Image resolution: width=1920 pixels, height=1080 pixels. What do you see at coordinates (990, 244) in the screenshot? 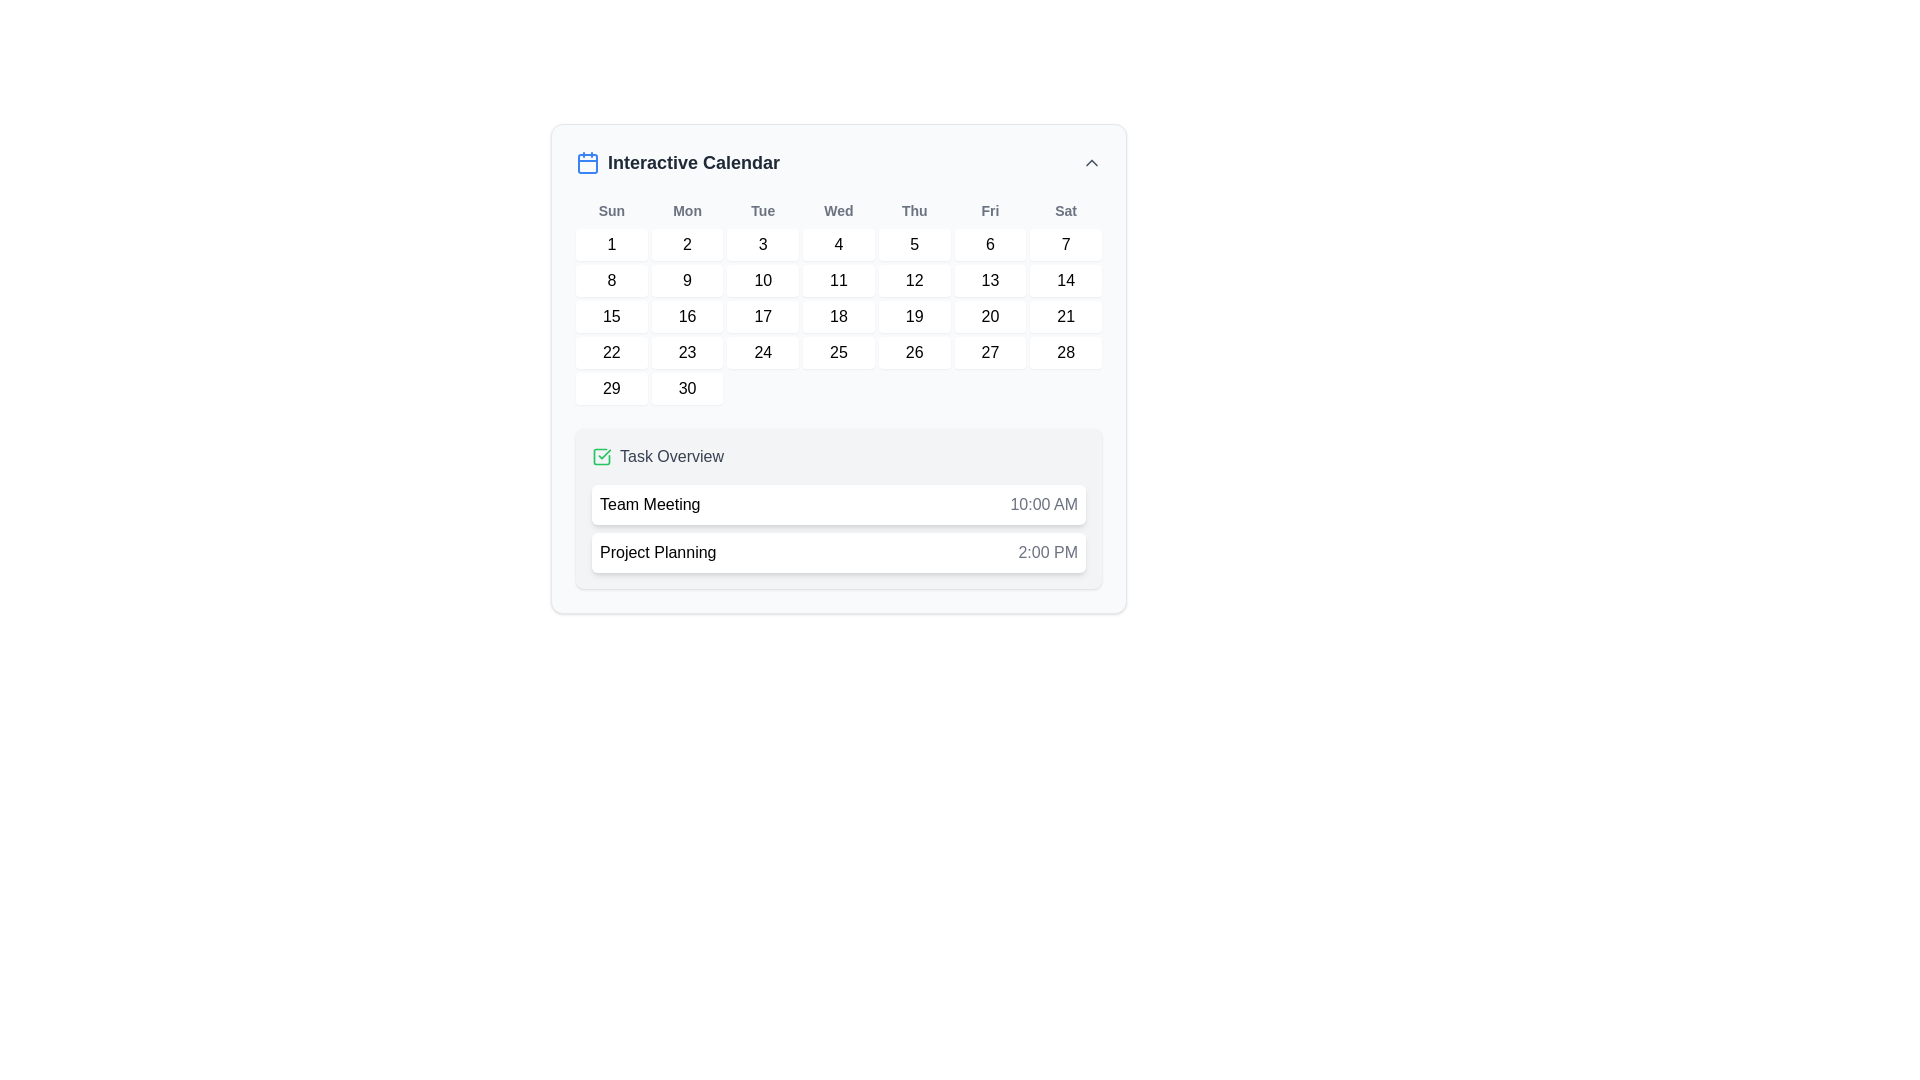
I see `the square-shaped button with the number '6' centered inside it, which is the sixth item in the first row under the 'Fri' header` at bounding box center [990, 244].